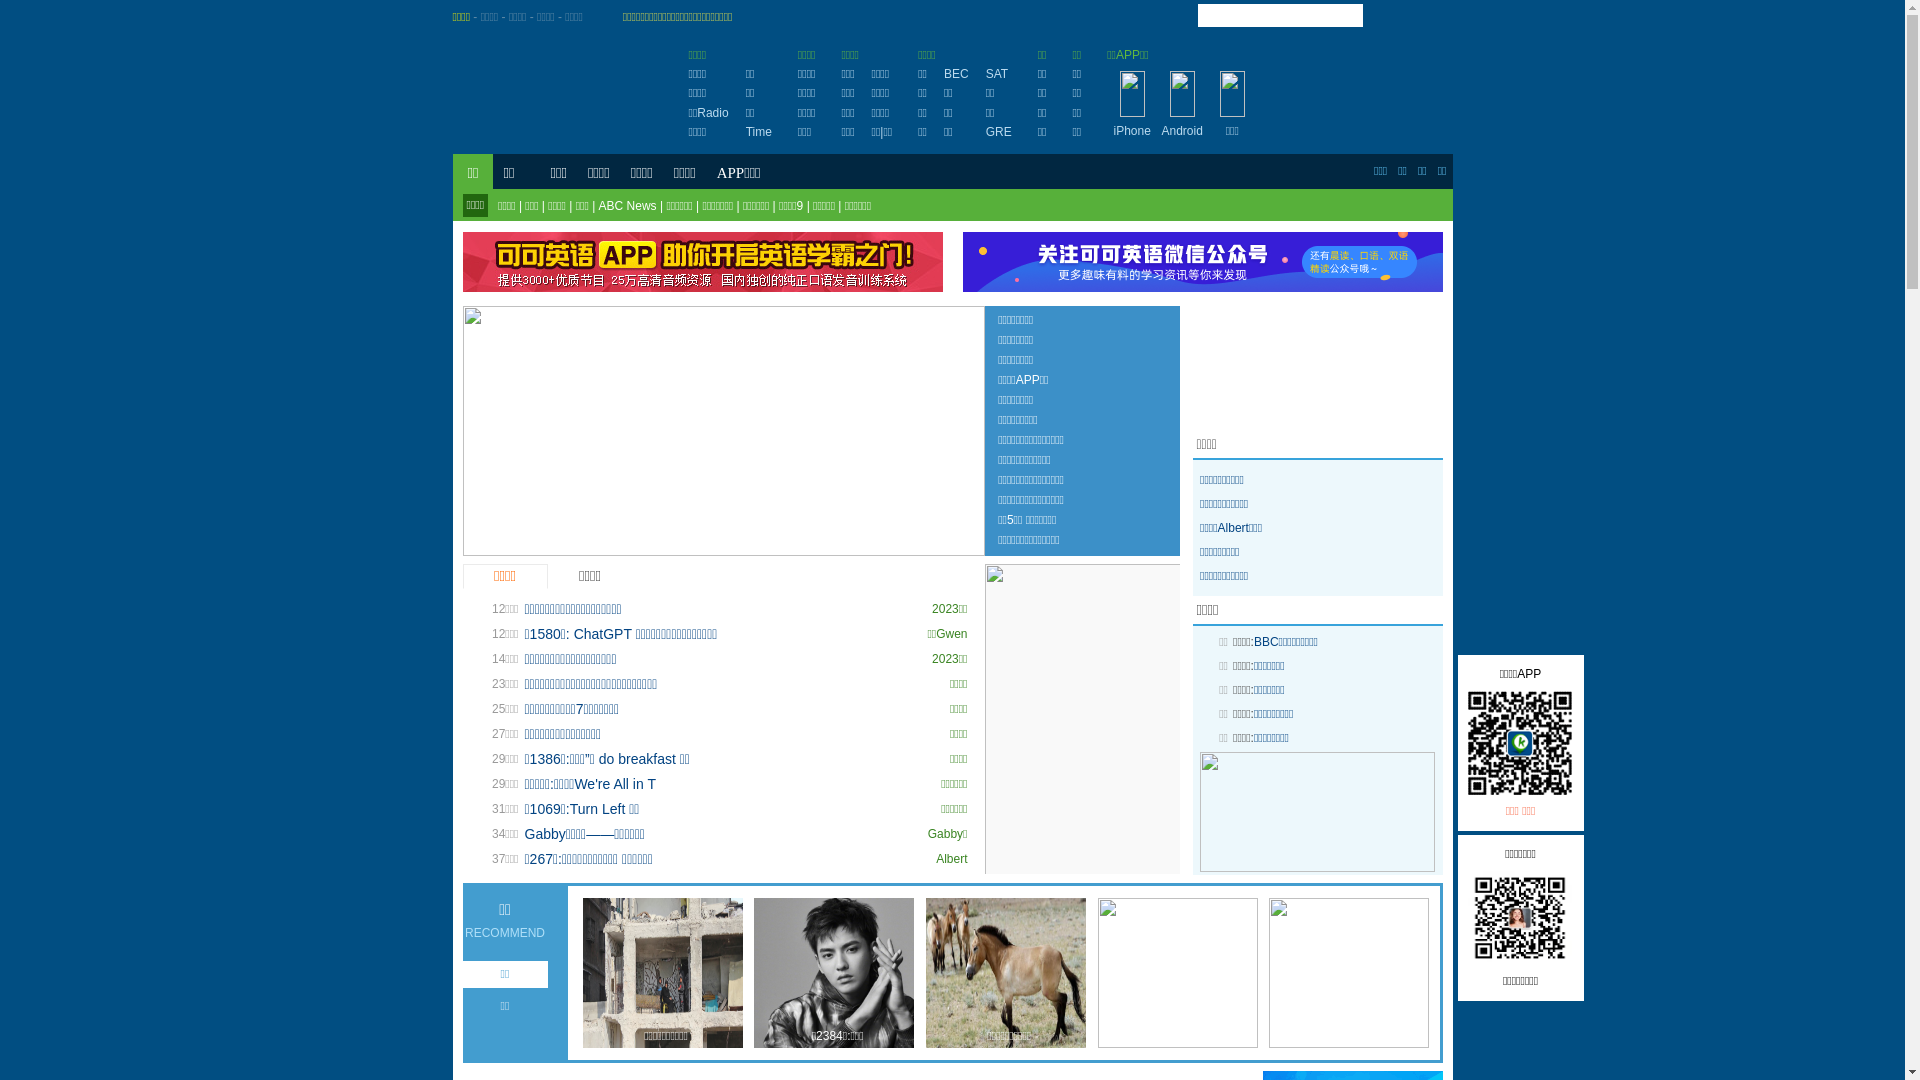 The height and width of the screenshot is (1080, 1920). What do you see at coordinates (1132, 131) in the screenshot?
I see `'iPhone'` at bounding box center [1132, 131].